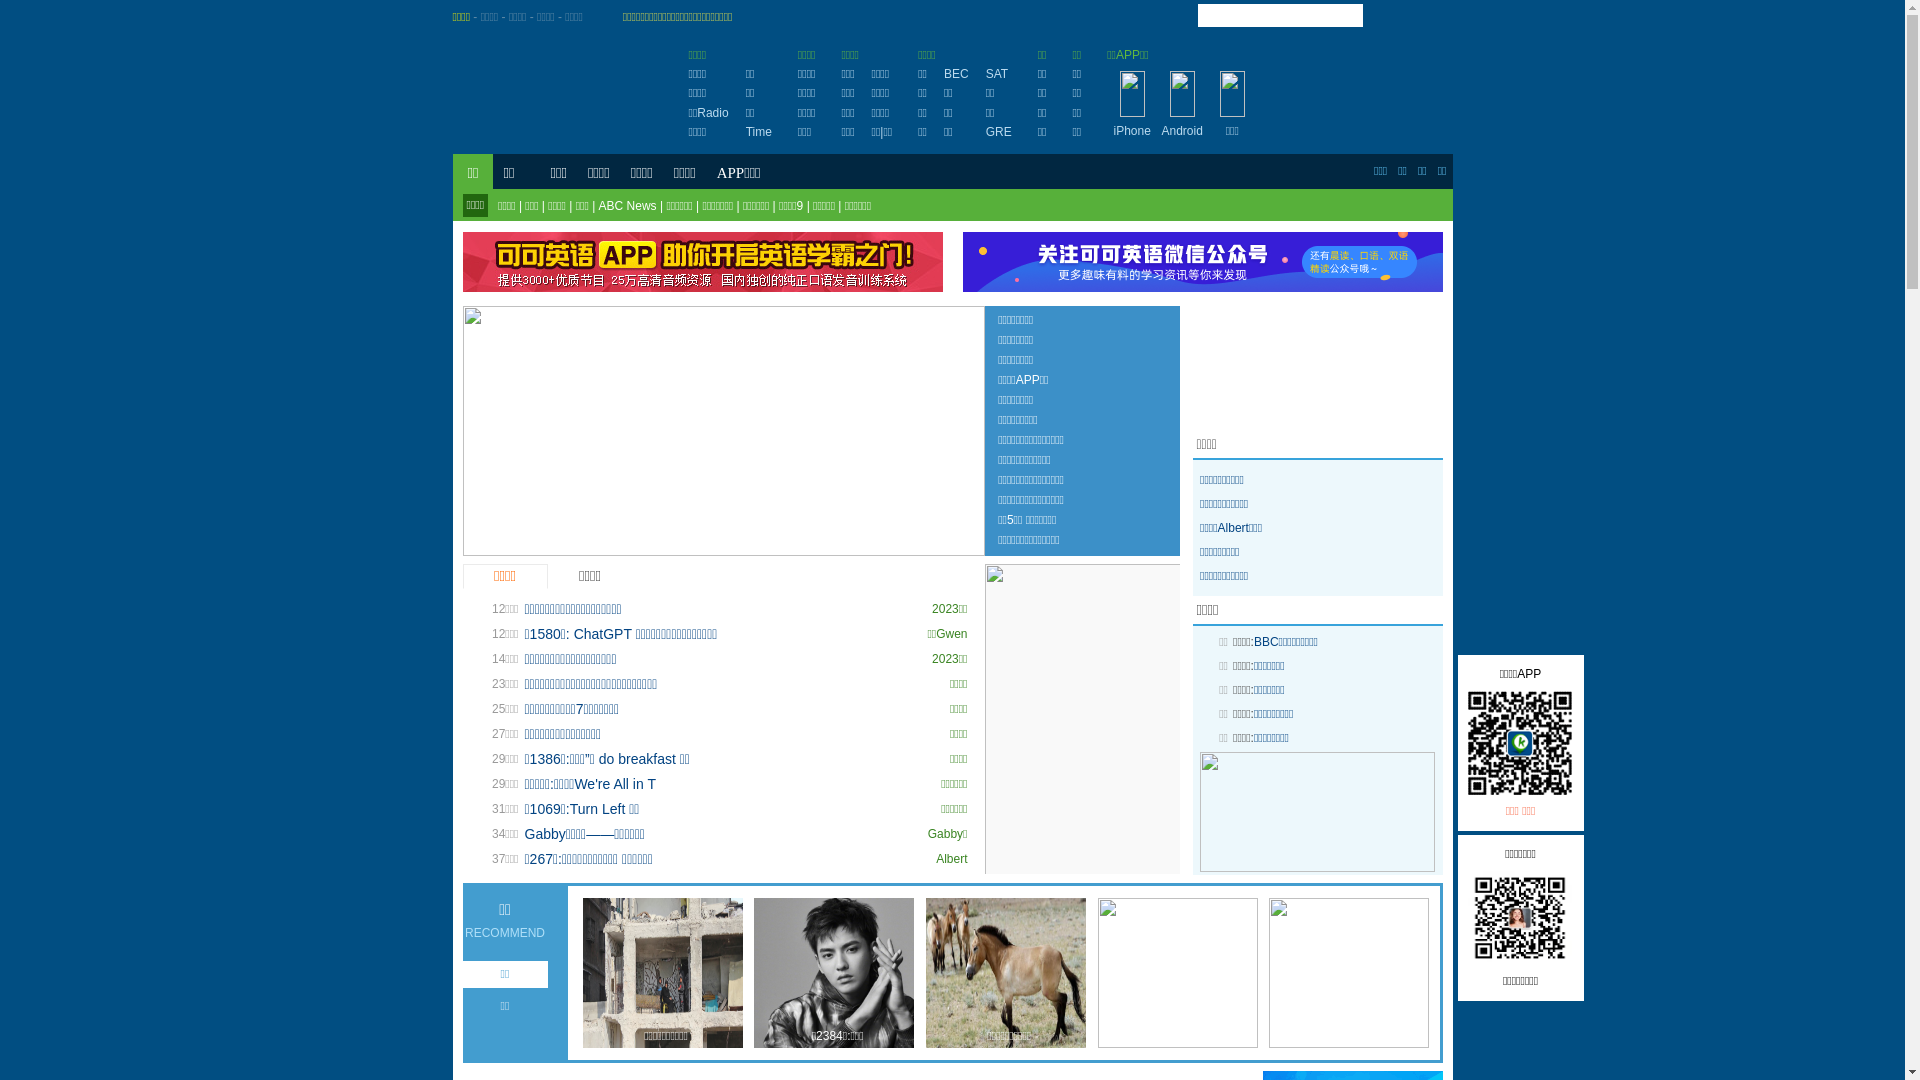 The height and width of the screenshot is (1080, 1920). What do you see at coordinates (1132, 131) in the screenshot?
I see `'iPhone'` at bounding box center [1132, 131].